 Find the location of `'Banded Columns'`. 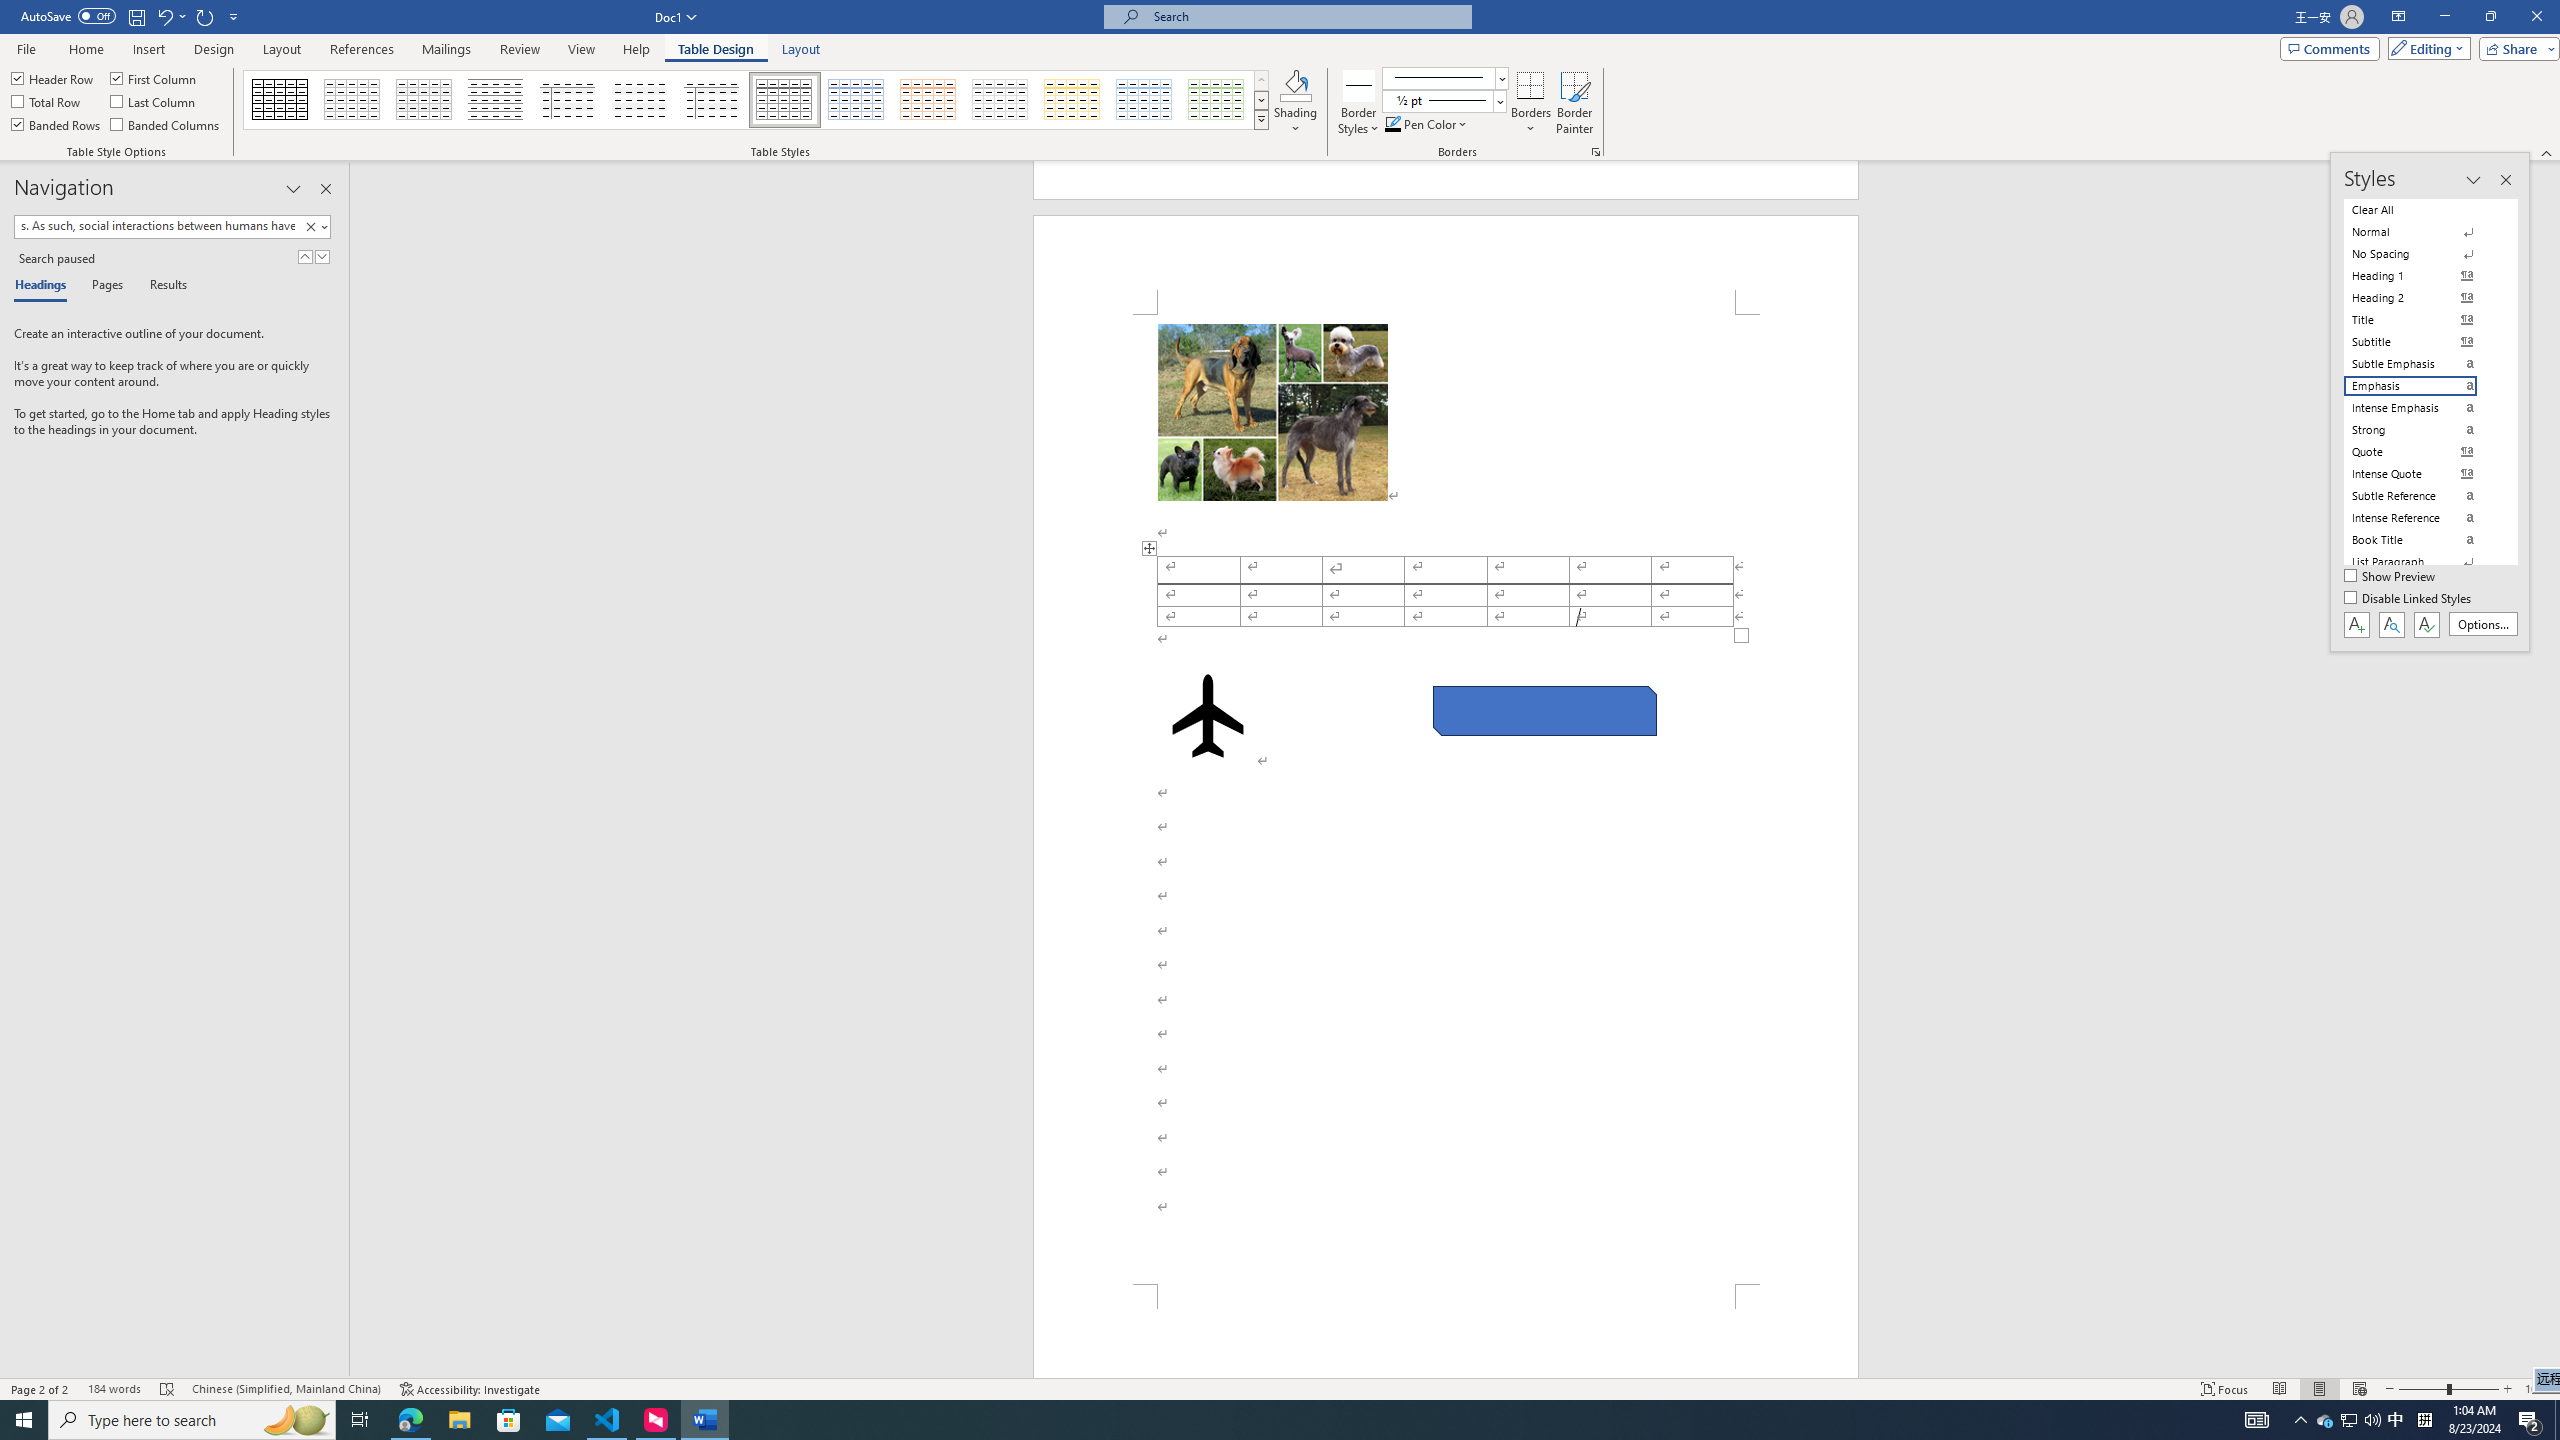

'Banded Columns' is located at coordinates (166, 122).